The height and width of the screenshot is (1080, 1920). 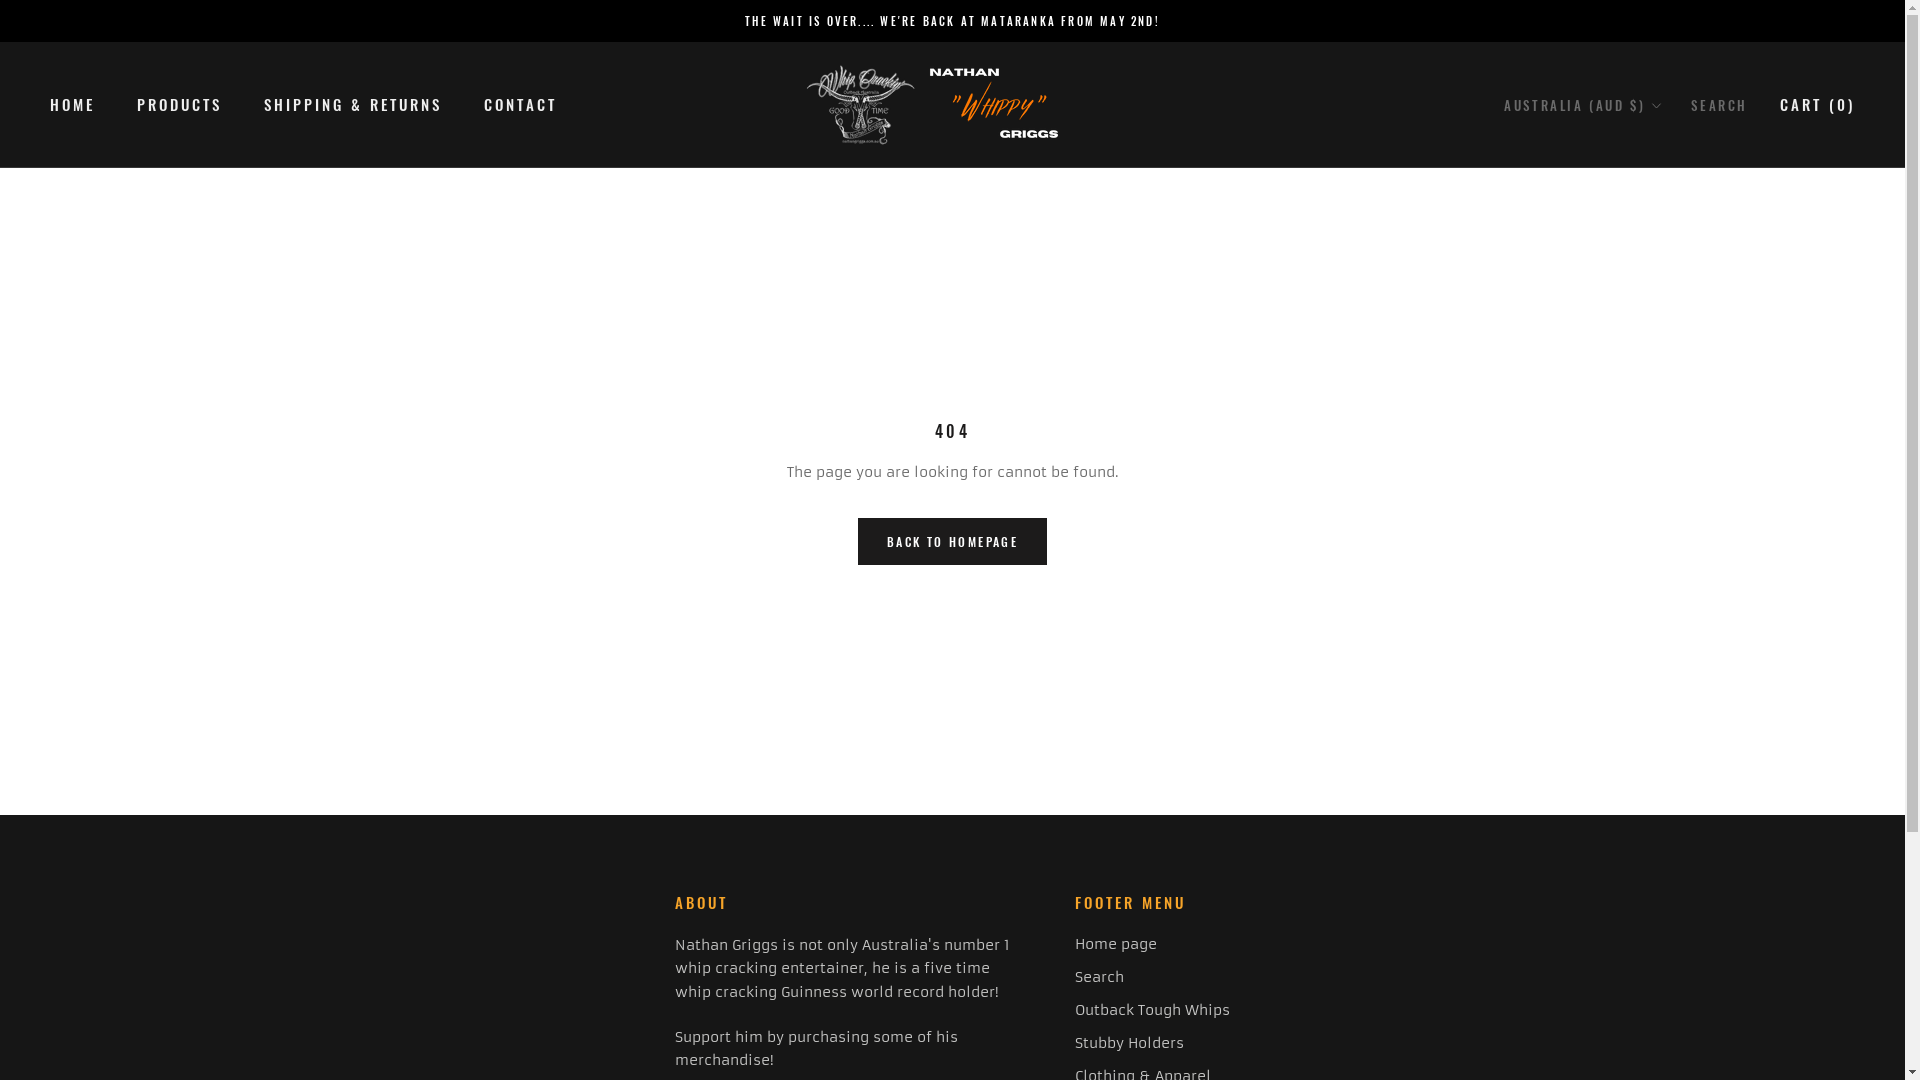 What do you see at coordinates (1718, 105) in the screenshot?
I see `'SEARCH'` at bounding box center [1718, 105].